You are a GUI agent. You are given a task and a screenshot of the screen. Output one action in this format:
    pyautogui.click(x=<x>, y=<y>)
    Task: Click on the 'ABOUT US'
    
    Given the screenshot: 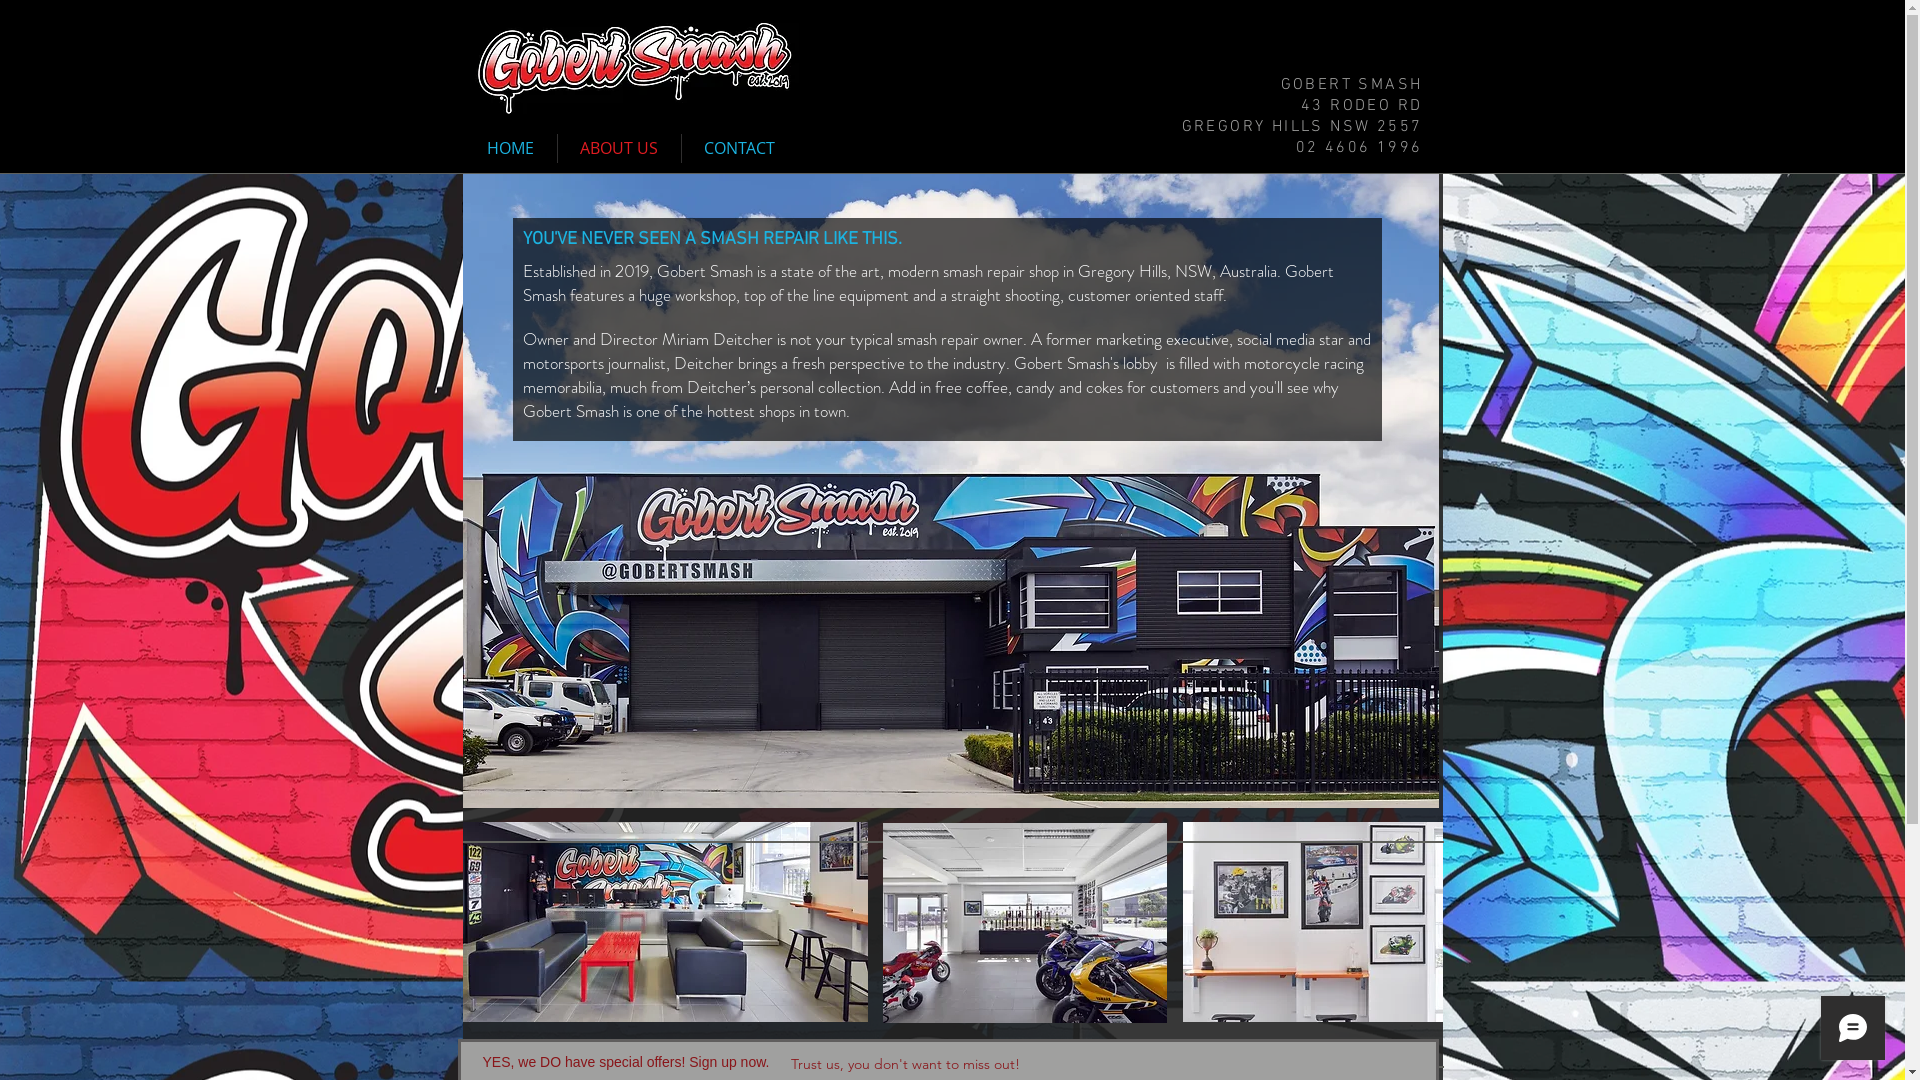 What is the action you would take?
    pyautogui.click(x=557, y=147)
    